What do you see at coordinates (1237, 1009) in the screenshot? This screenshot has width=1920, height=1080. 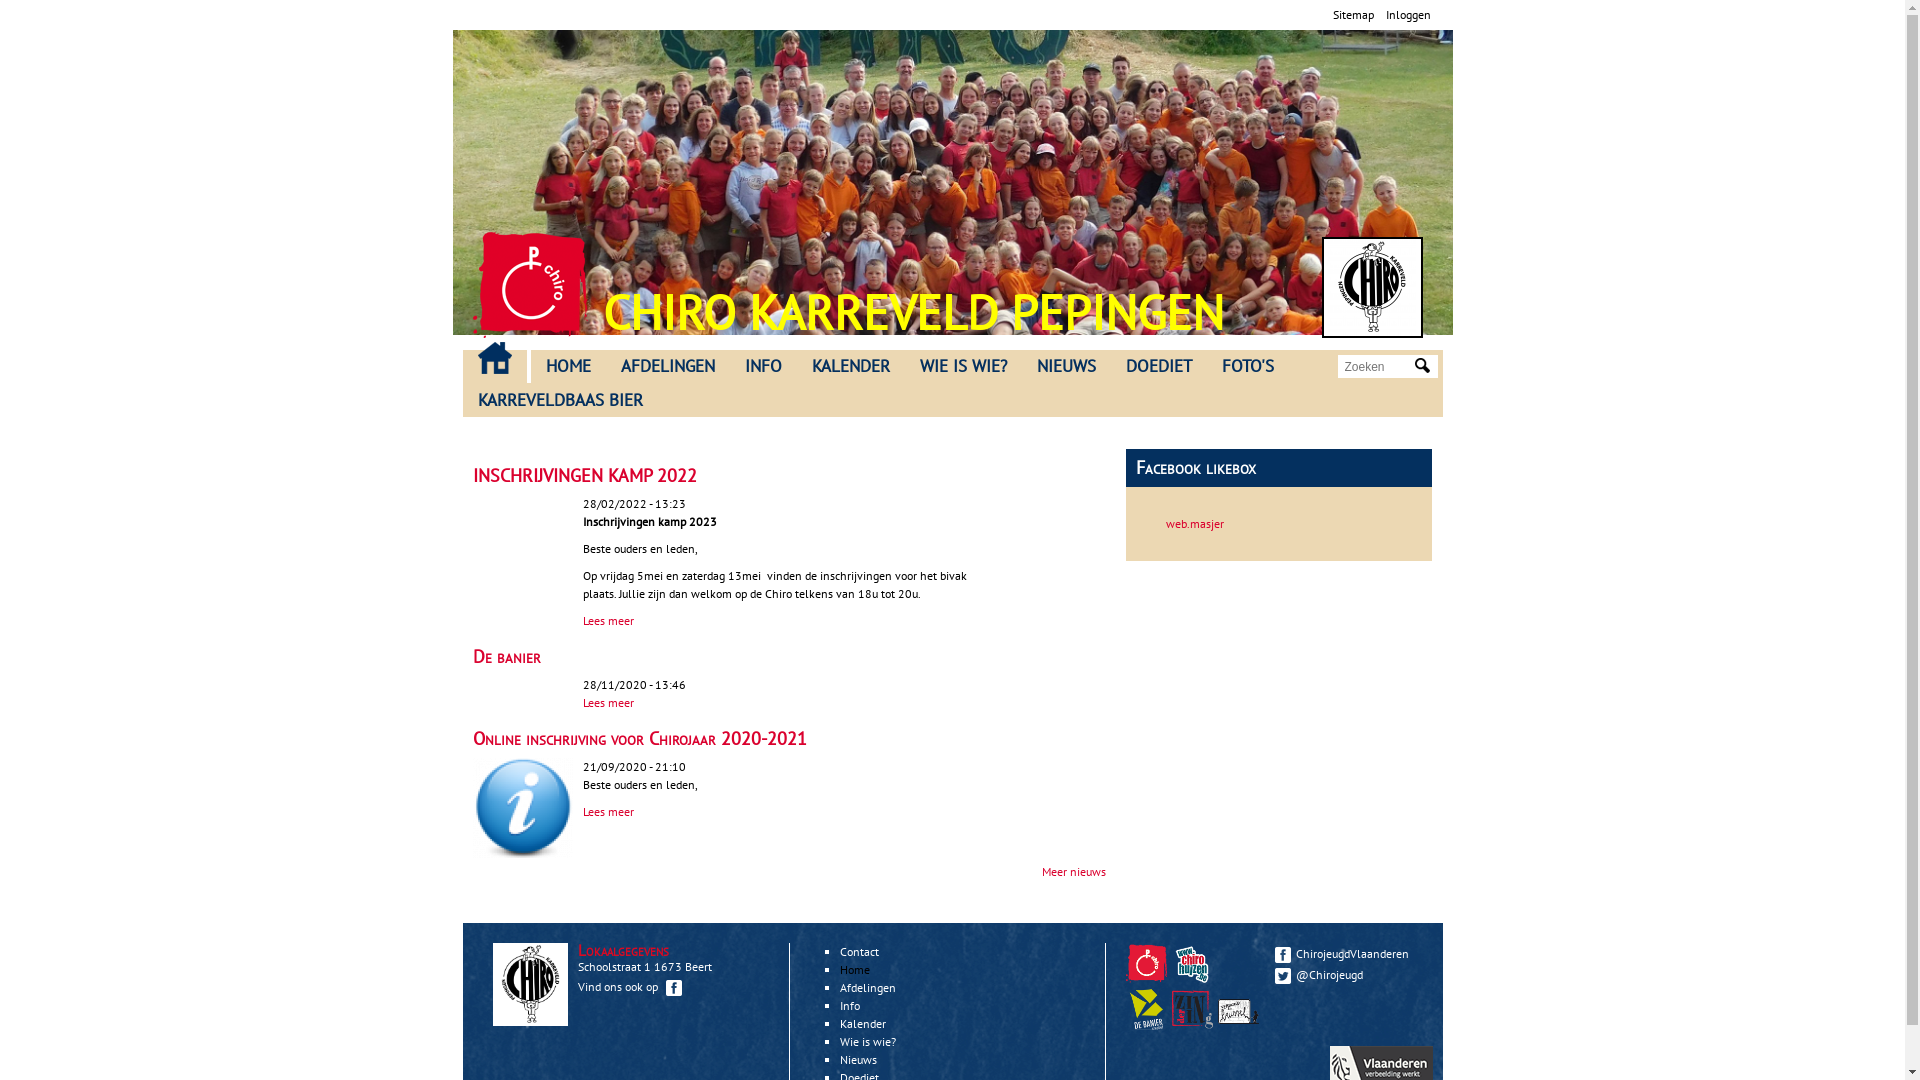 I see `'Verbond Brussel'` at bounding box center [1237, 1009].